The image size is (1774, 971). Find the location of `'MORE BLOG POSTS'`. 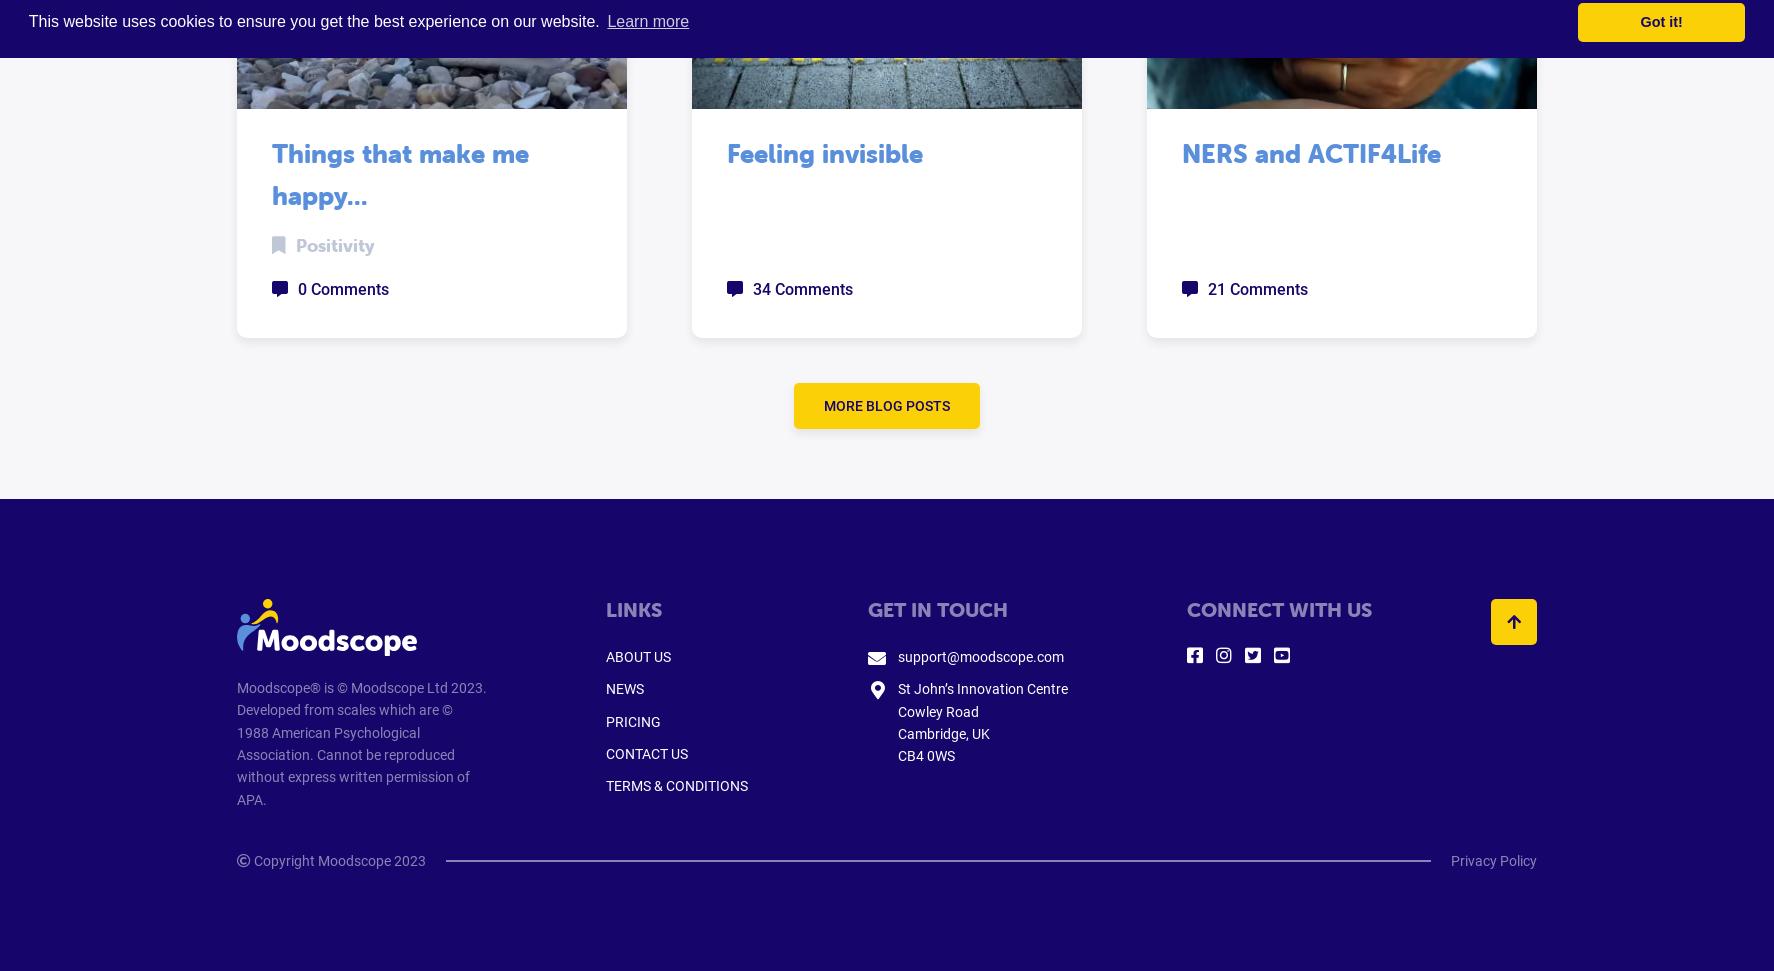

'MORE BLOG POSTS' is located at coordinates (887, 404).